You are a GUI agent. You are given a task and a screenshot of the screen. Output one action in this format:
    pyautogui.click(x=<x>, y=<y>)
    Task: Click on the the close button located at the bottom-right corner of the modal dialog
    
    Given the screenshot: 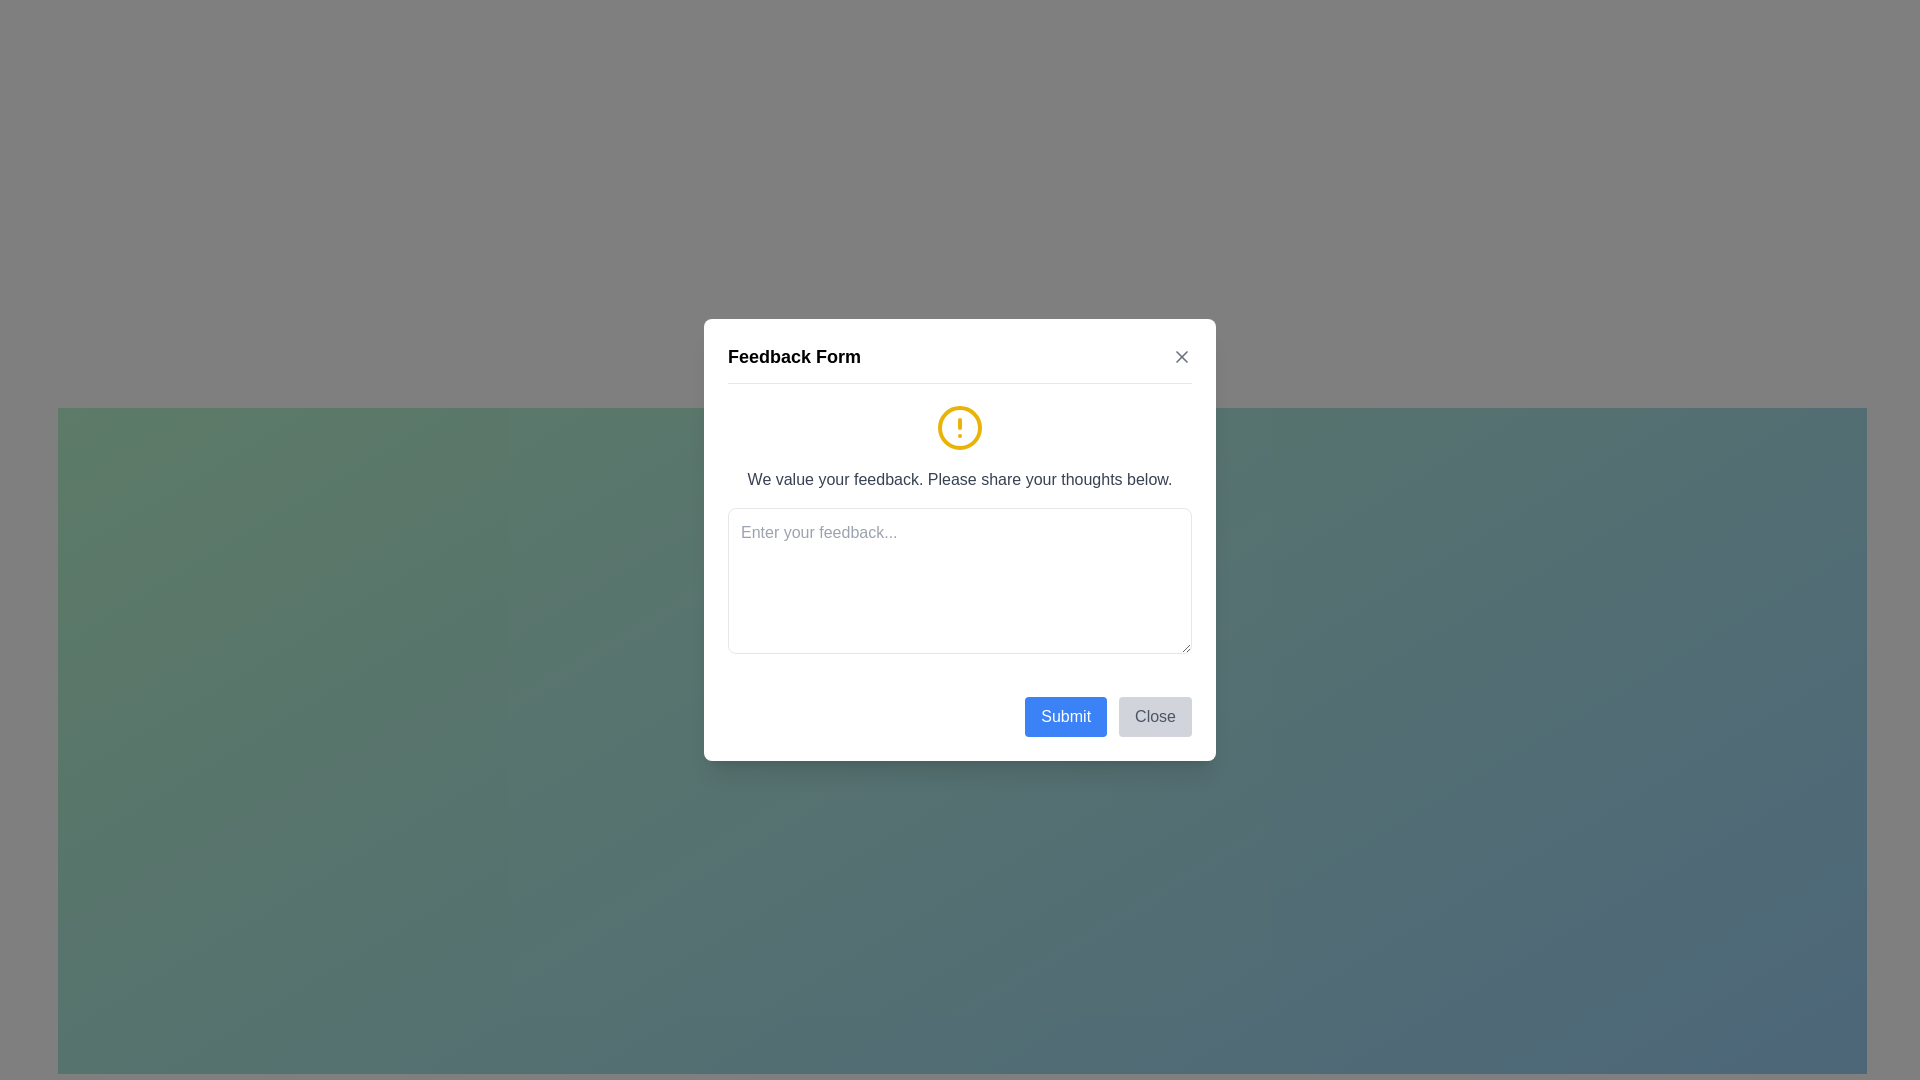 What is the action you would take?
    pyautogui.click(x=1155, y=716)
    